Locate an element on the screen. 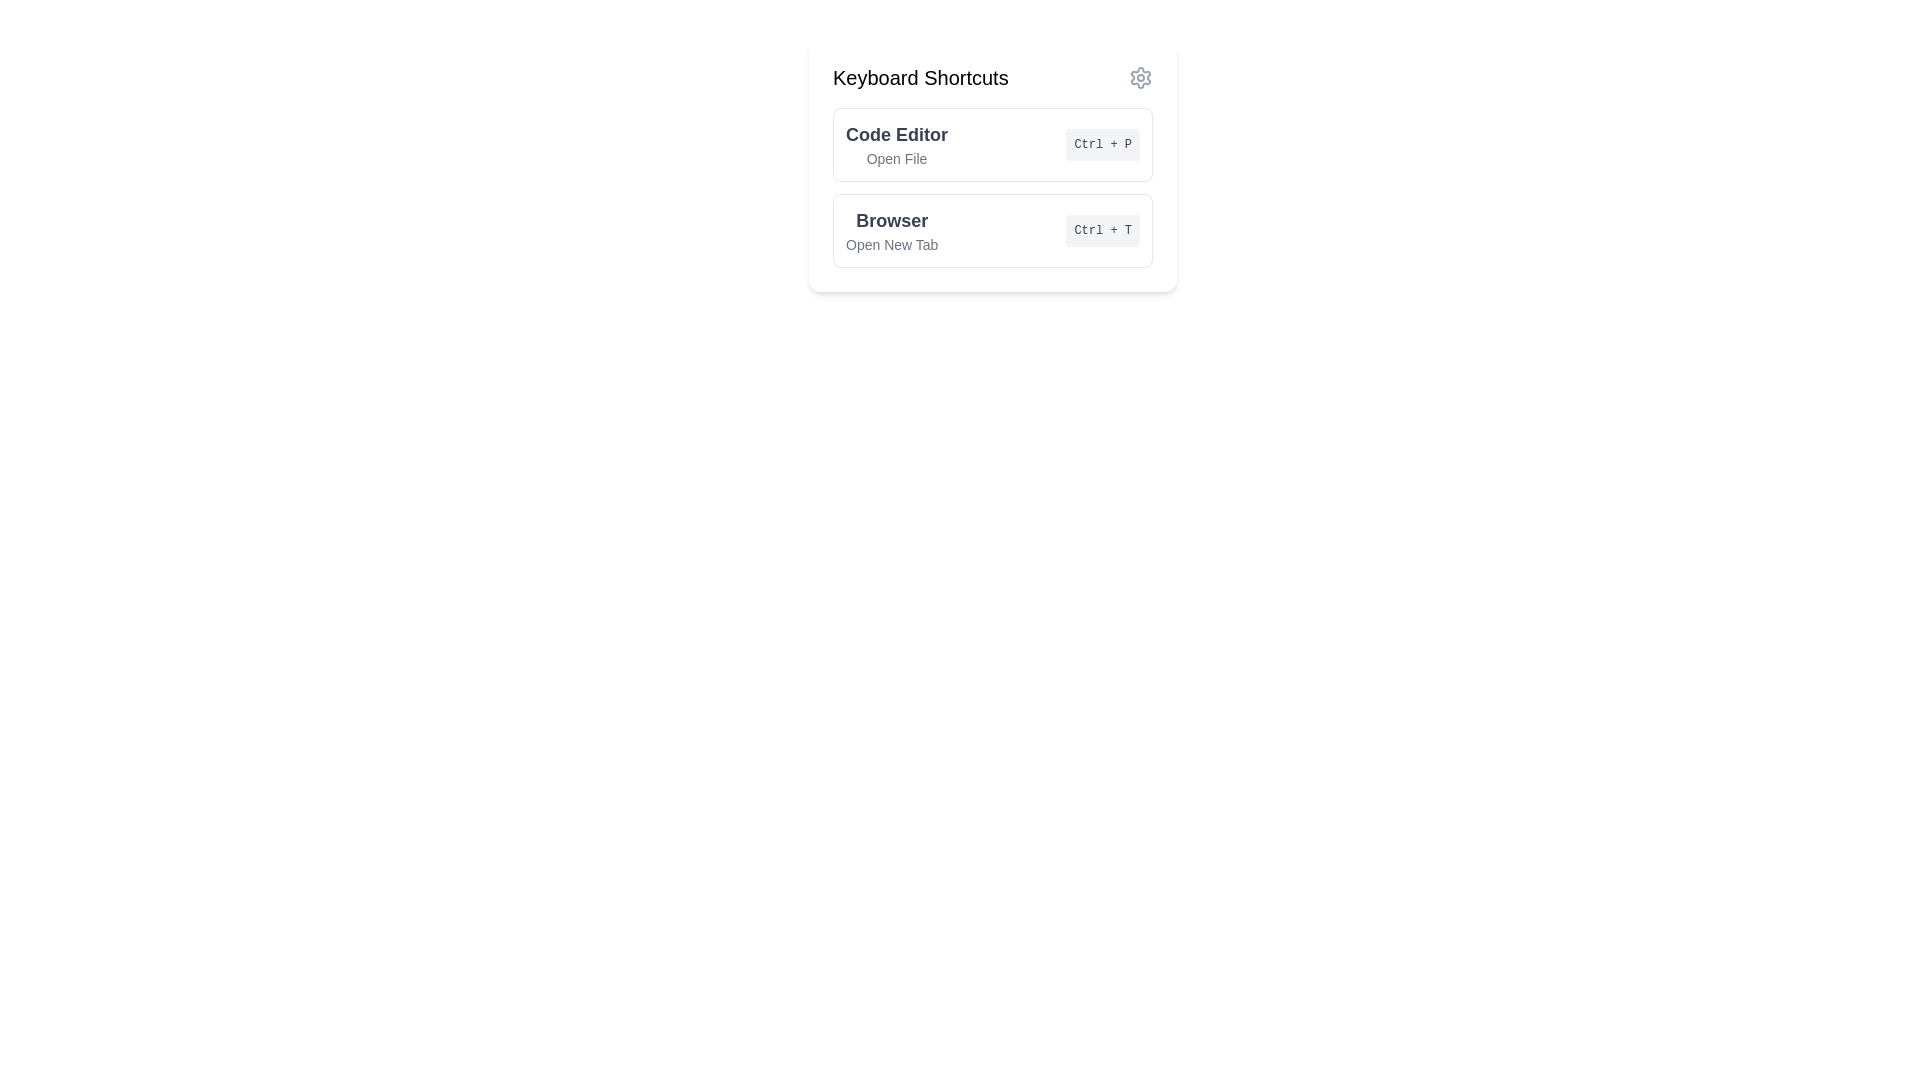  the settings icon located at the top-right corner of the 'Keyboard Shortcuts' box is located at coordinates (1141, 76).